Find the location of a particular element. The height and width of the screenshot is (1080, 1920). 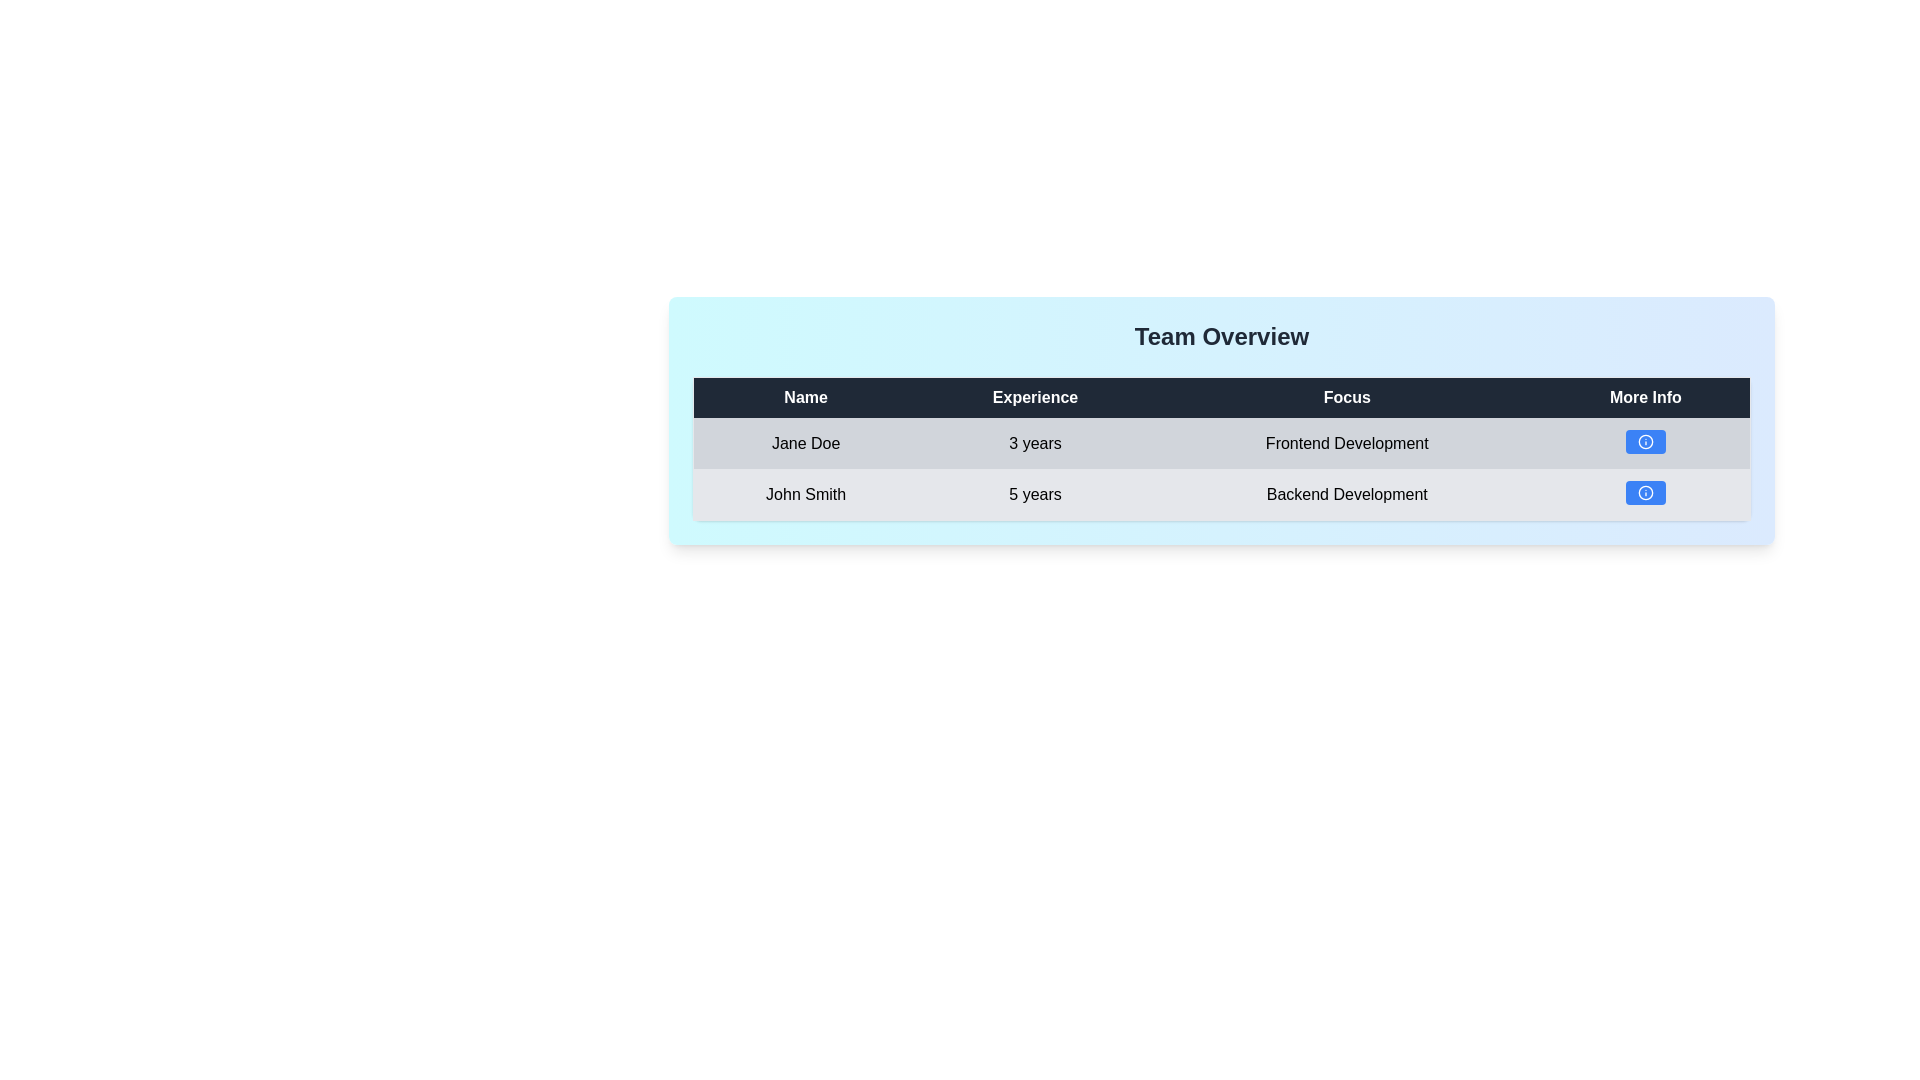

the Text Display element that shows the experience duration for the individual listed as 'Jane Doe' in the table under the 'Experience' header is located at coordinates (1035, 442).